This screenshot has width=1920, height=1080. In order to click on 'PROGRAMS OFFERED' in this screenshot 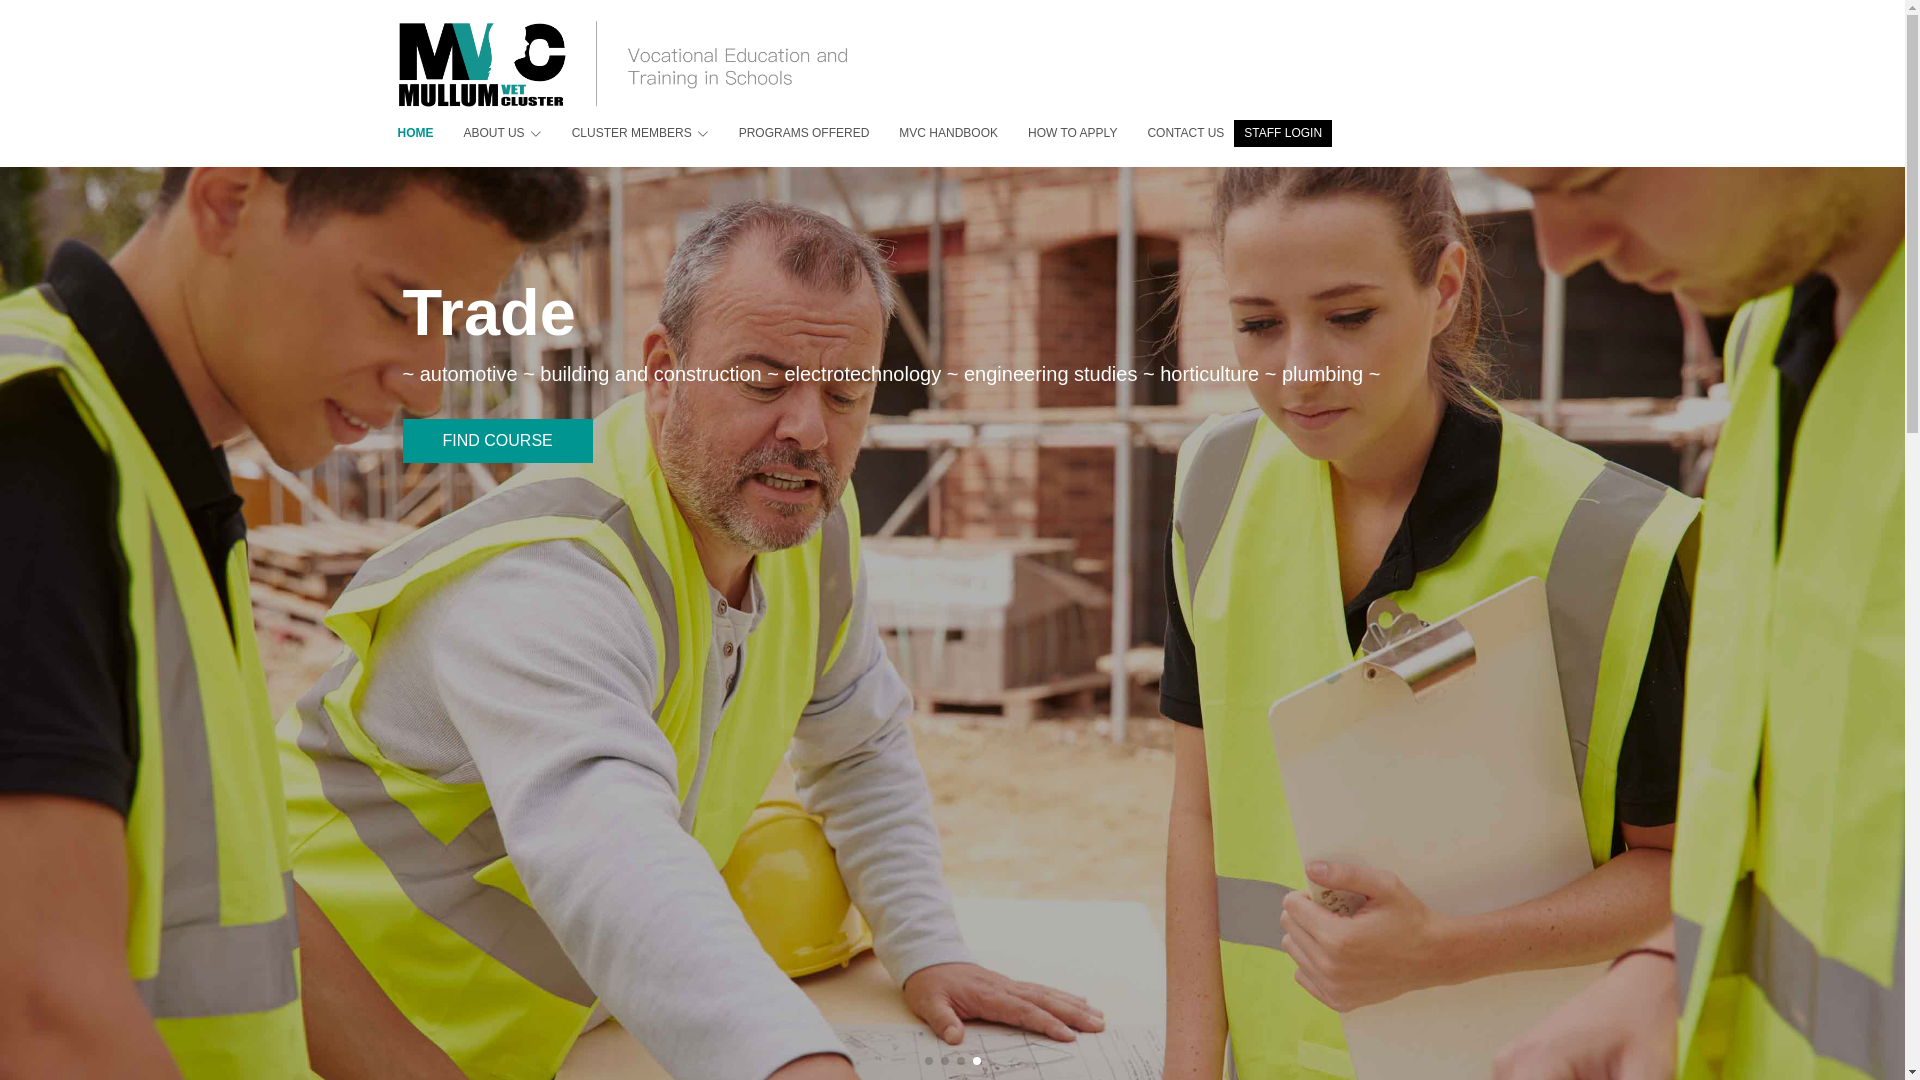, I will do `click(788, 133)`.